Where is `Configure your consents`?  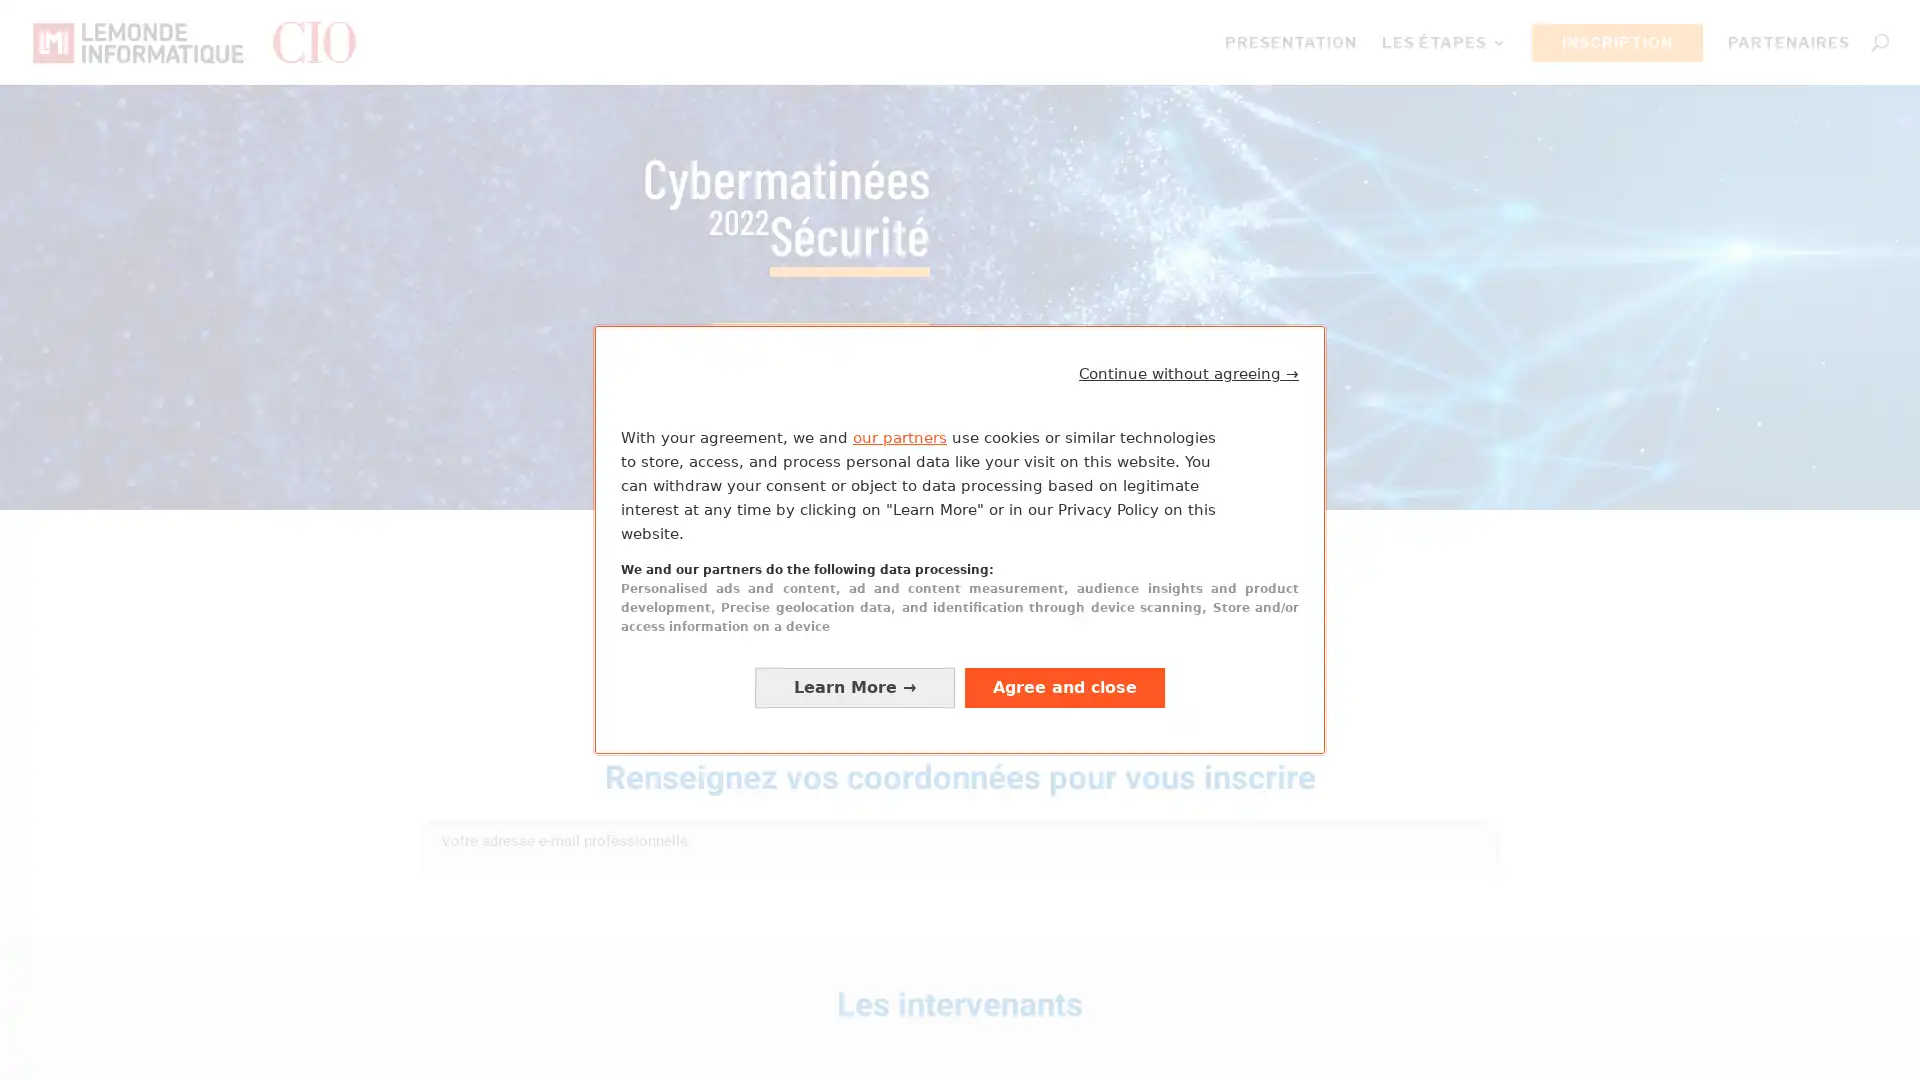 Configure your consents is located at coordinates (854, 686).